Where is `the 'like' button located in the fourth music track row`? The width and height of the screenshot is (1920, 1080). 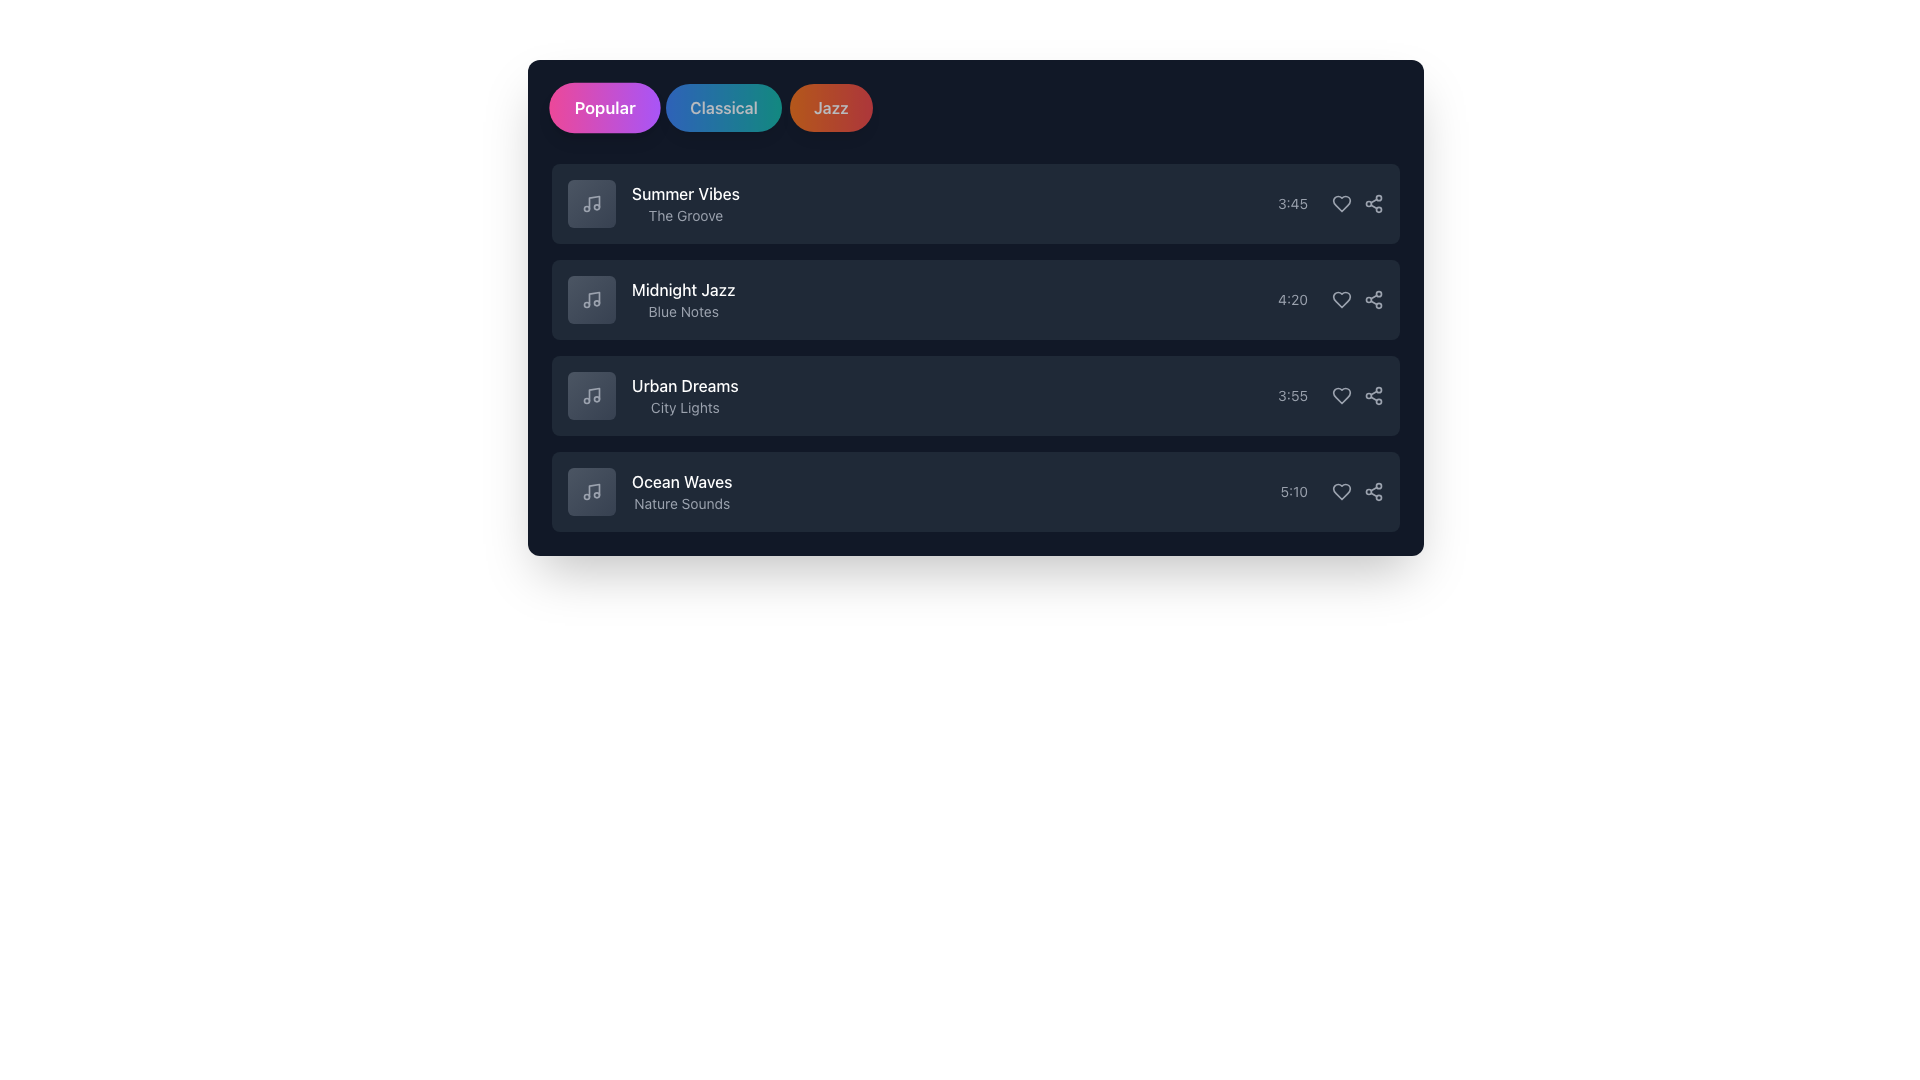
the 'like' button located in the fourth music track row is located at coordinates (1342, 492).